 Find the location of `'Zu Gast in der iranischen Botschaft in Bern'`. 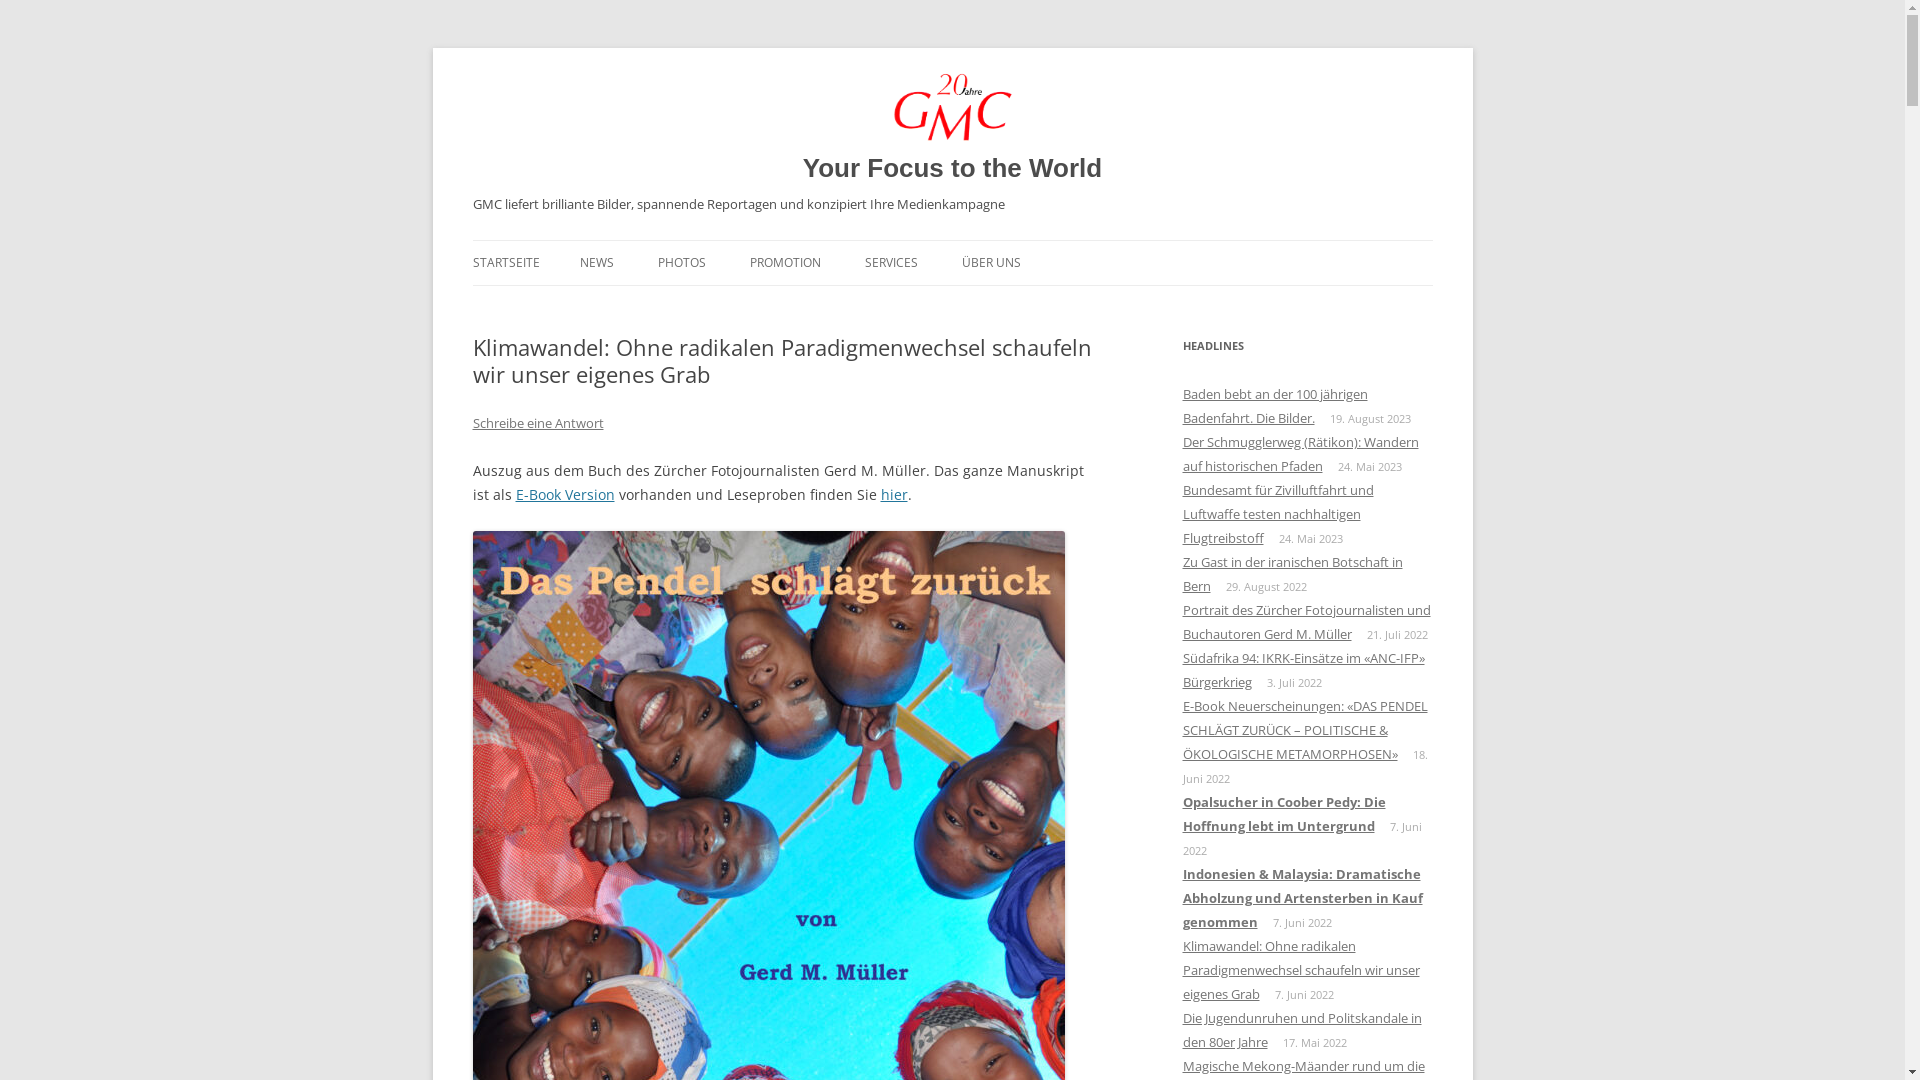

'Zu Gast in der iranischen Botschaft in Bern' is located at coordinates (1291, 574).